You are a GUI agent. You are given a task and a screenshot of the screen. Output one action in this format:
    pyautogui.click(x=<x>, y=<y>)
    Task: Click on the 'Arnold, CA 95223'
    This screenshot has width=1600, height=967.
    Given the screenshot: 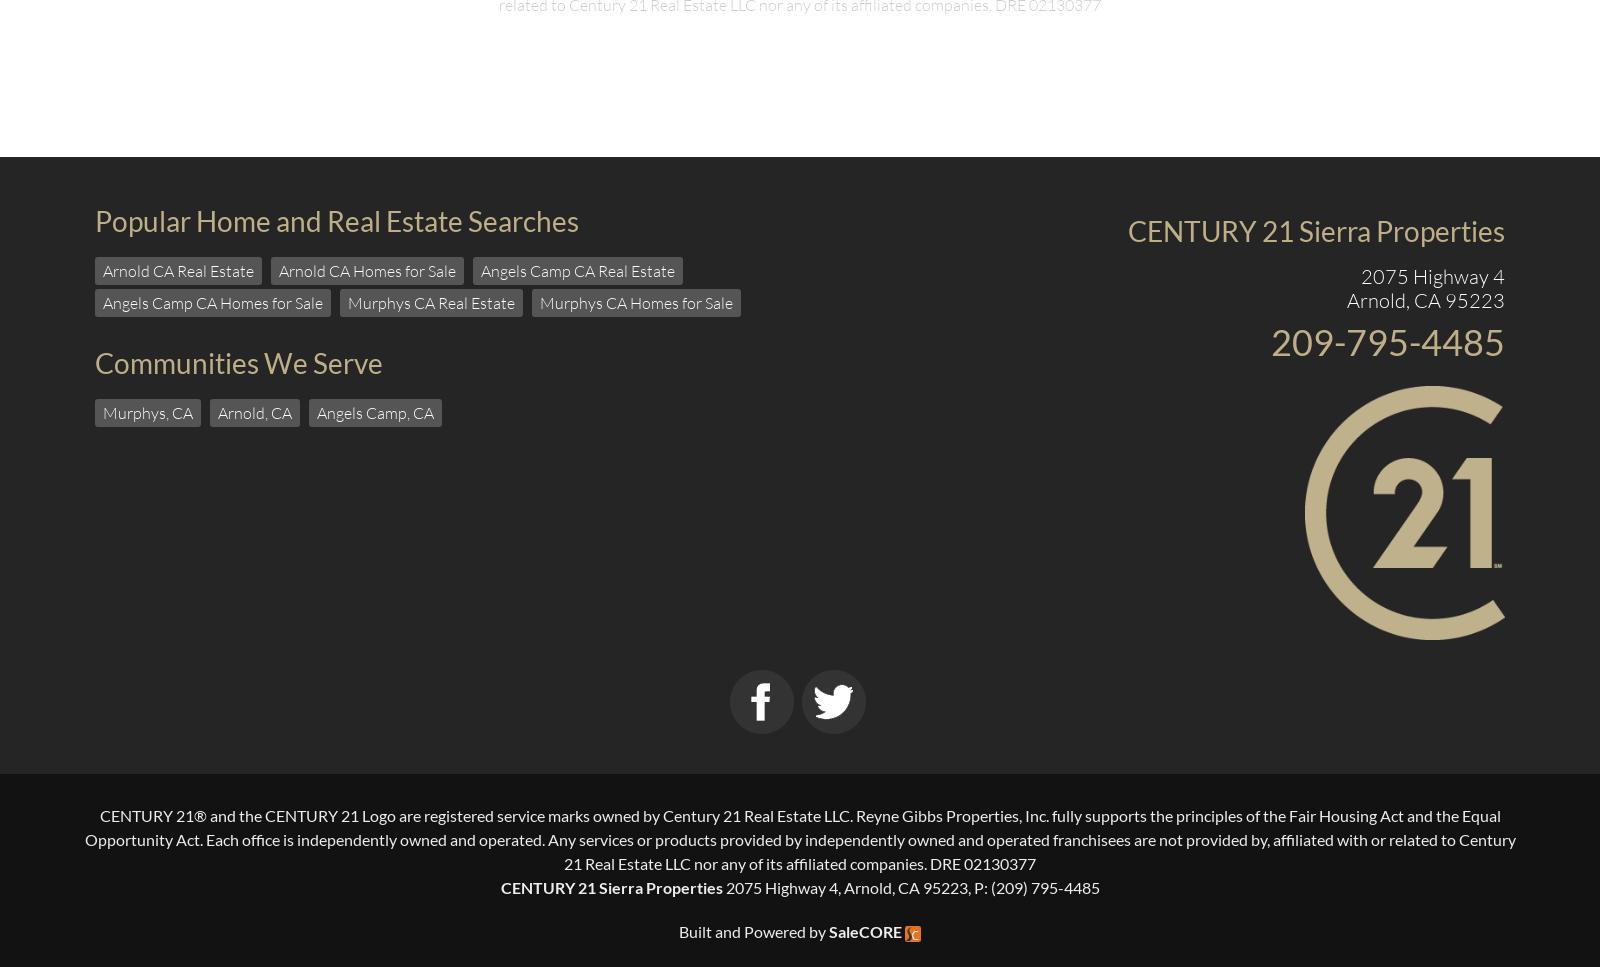 What is the action you would take?
    pyautogui.click(x=1346, y=299)
    